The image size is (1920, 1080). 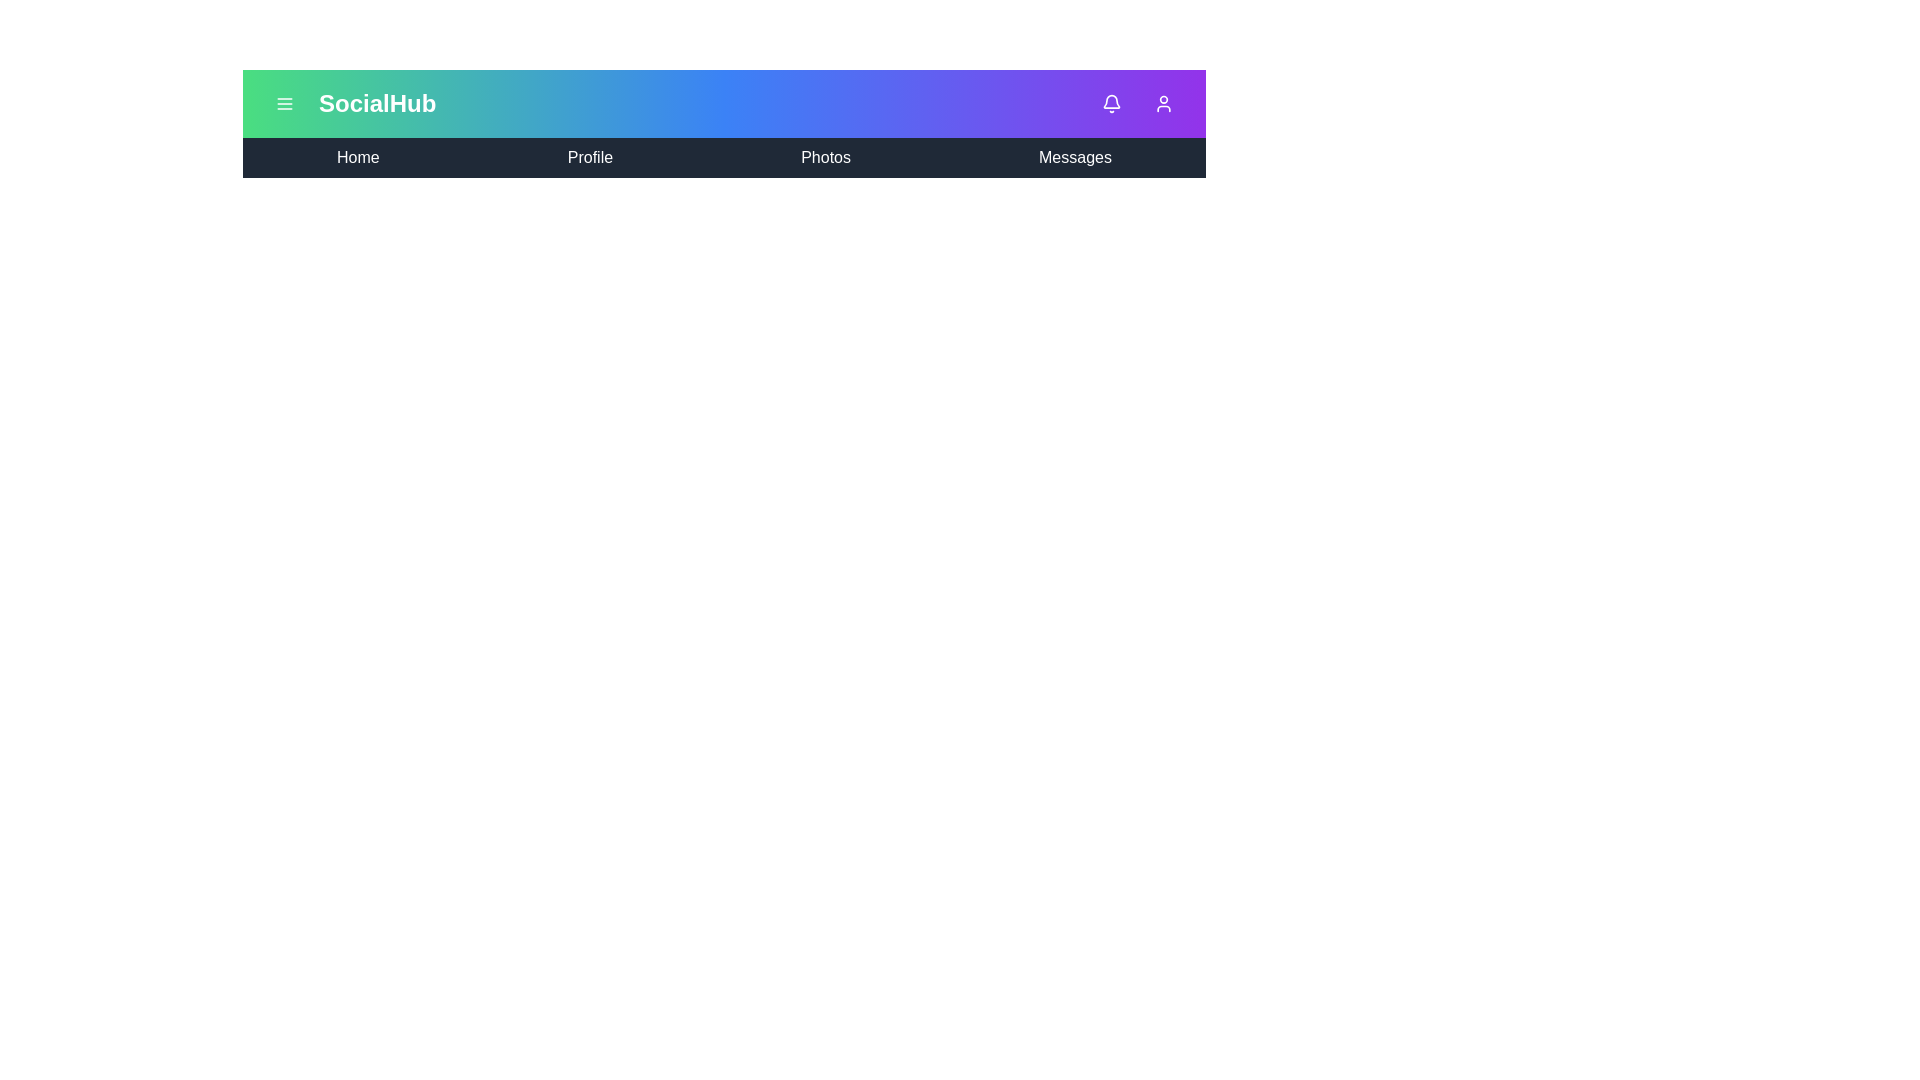 I want to click on the navigation item Photos to navigate to the corresponding section, so click(x=825, y=157).